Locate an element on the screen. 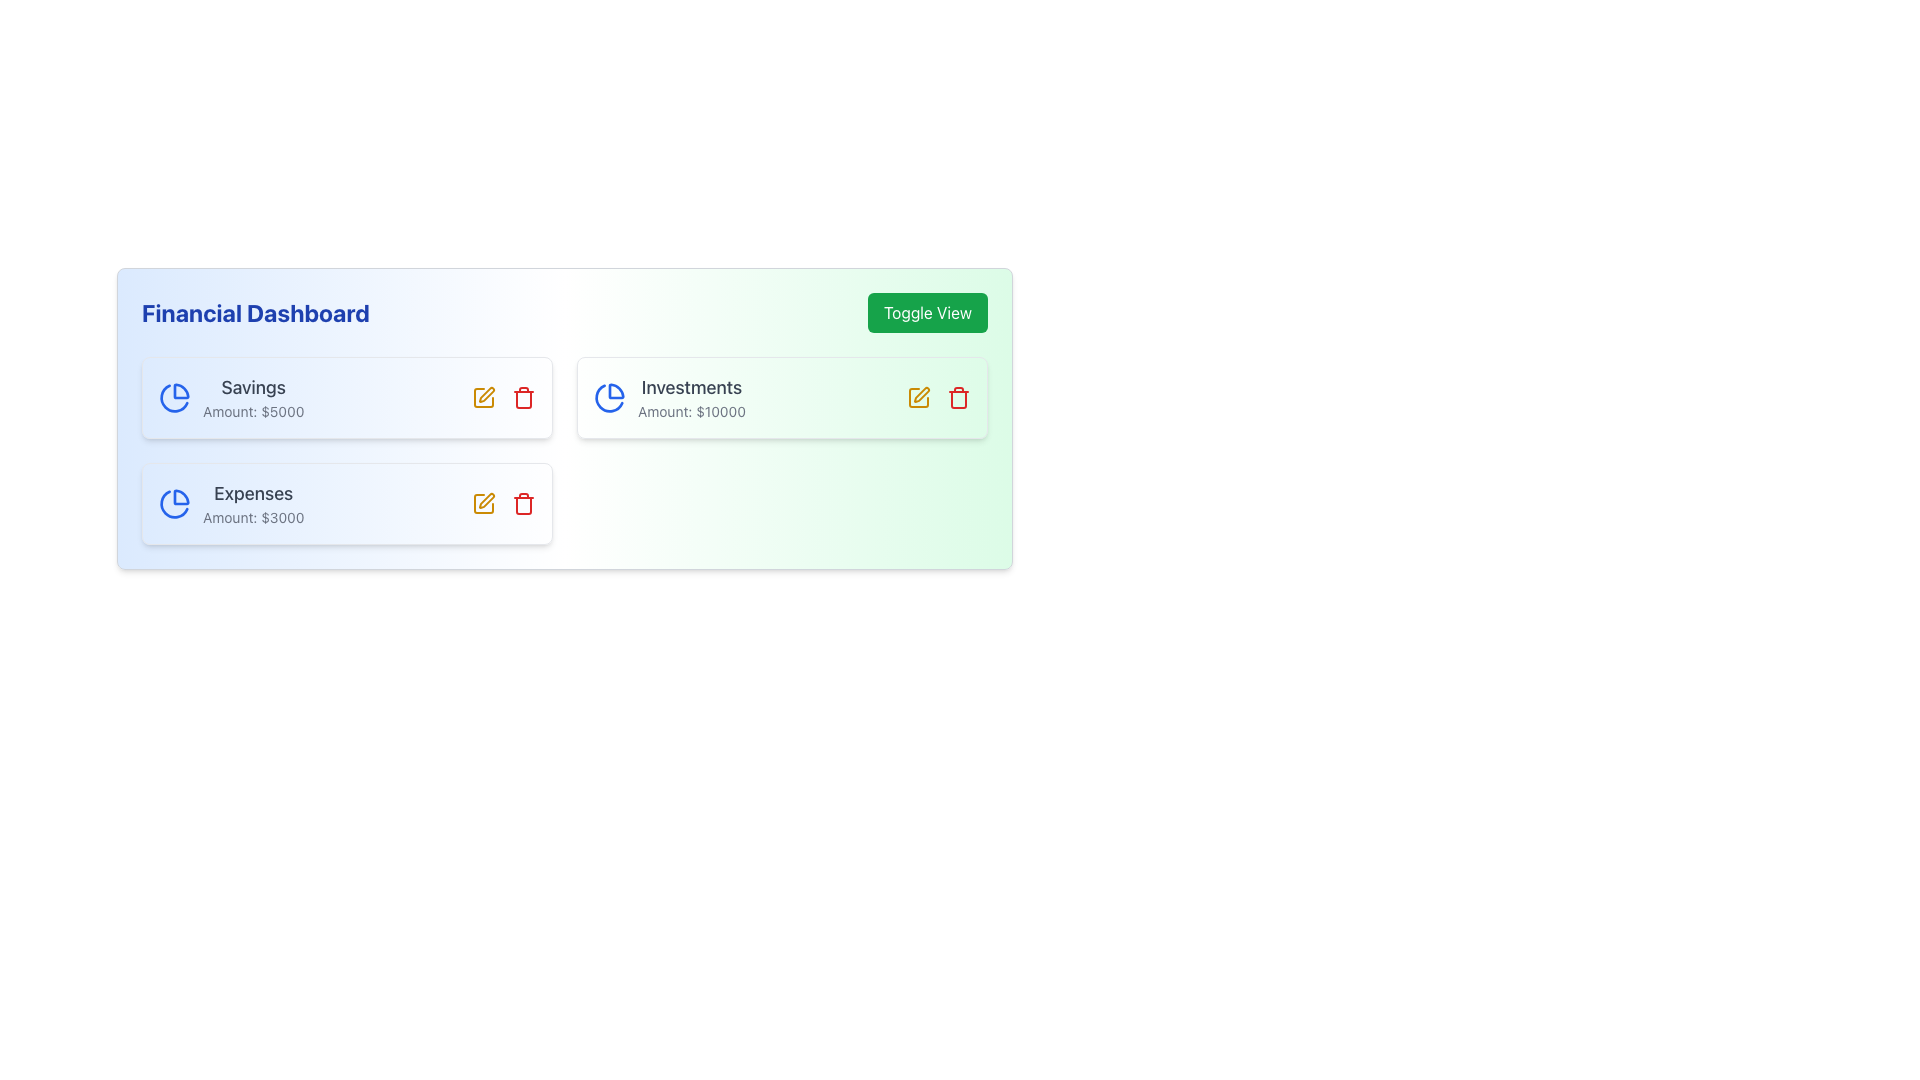  the edit pencil icon located on the far right of the 'Savings' card in the middle row of the financial dashboard is located at coordinates (484, 397).